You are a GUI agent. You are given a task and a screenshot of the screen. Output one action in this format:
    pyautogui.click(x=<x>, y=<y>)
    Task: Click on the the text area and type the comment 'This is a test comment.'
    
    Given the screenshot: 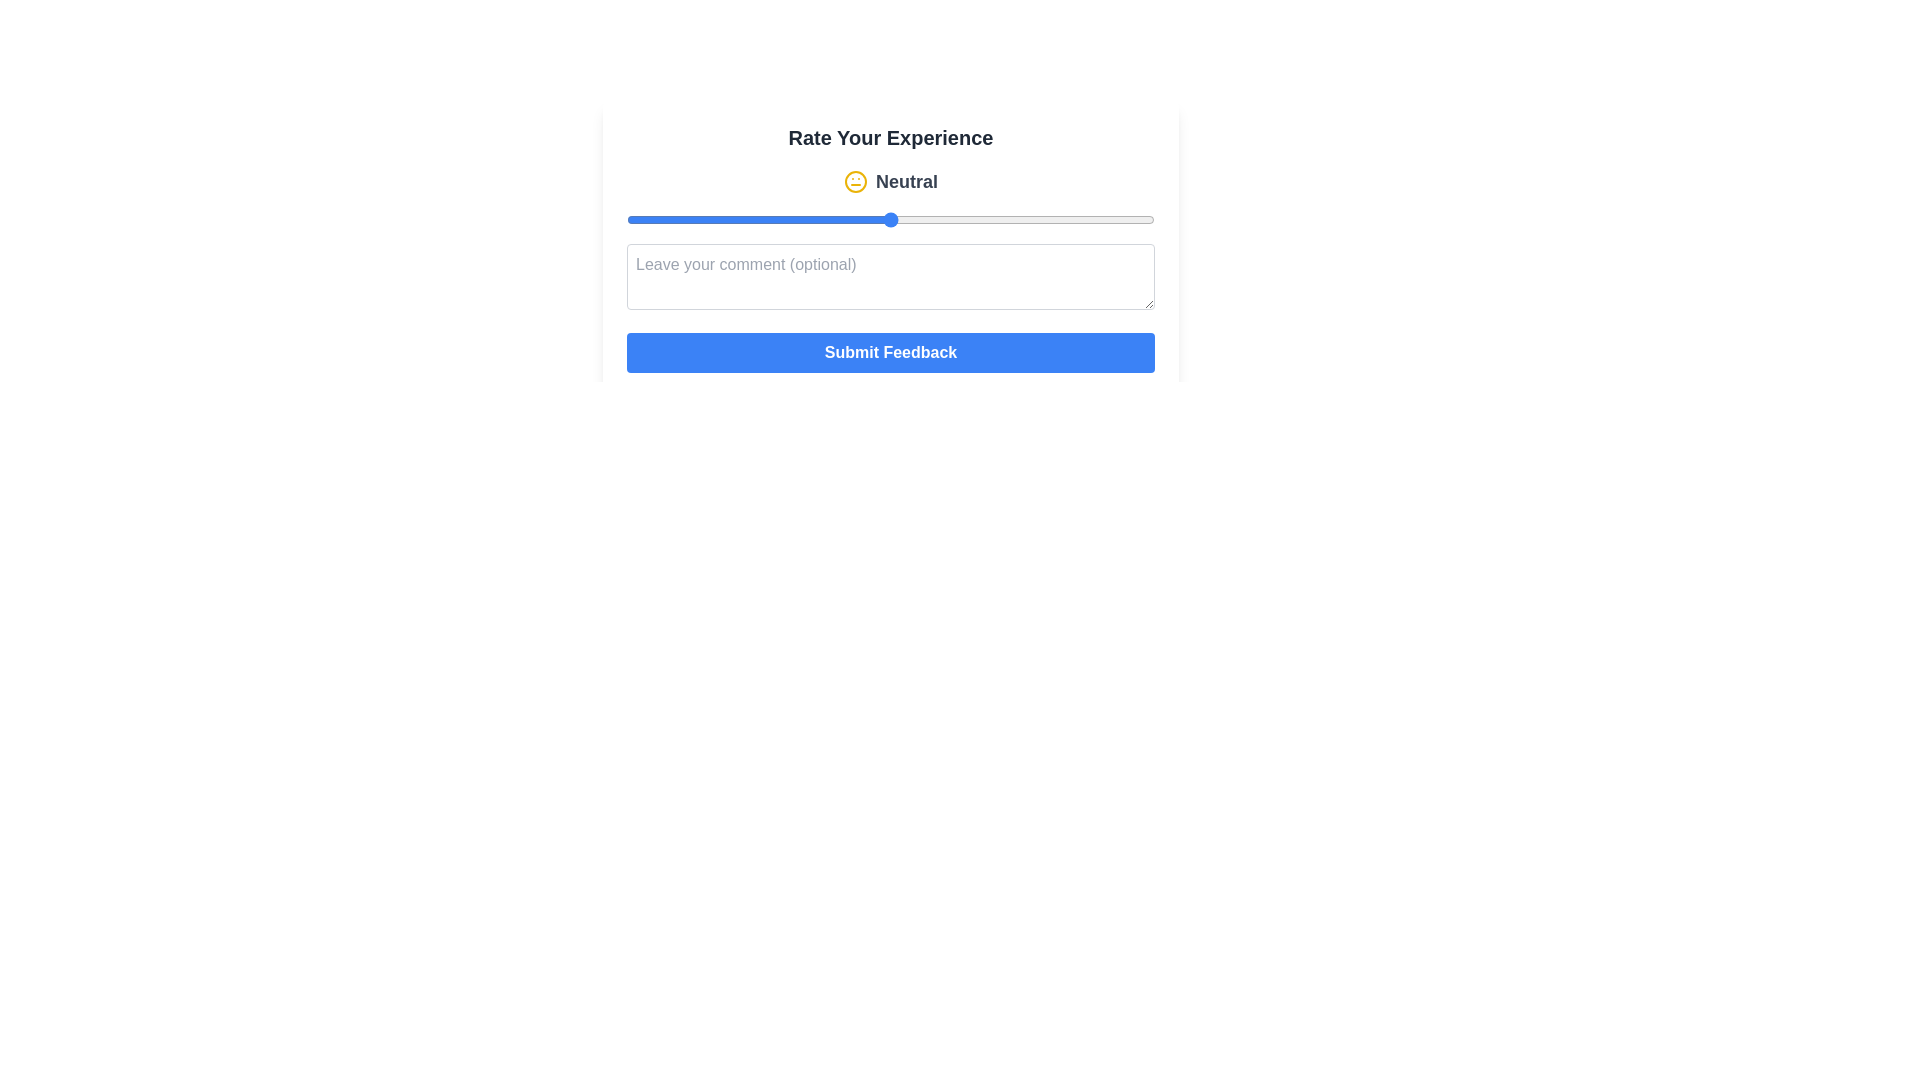 What is the action you would take?
    pyautogui.click(x=890, y=277)
    